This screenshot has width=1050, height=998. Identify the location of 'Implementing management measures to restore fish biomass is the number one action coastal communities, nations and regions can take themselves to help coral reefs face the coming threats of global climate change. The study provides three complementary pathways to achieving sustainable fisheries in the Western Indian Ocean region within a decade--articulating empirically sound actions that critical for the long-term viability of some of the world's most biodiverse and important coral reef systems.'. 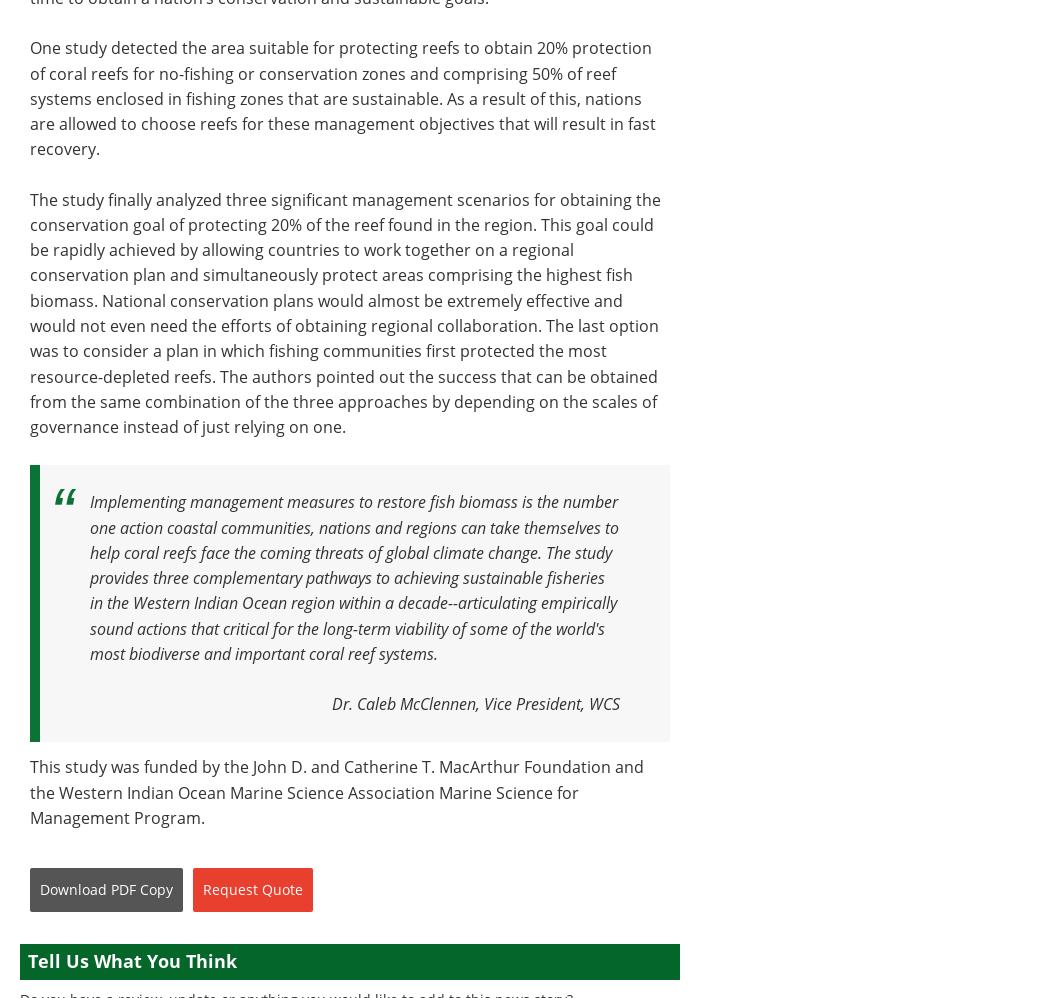
(89, 576).